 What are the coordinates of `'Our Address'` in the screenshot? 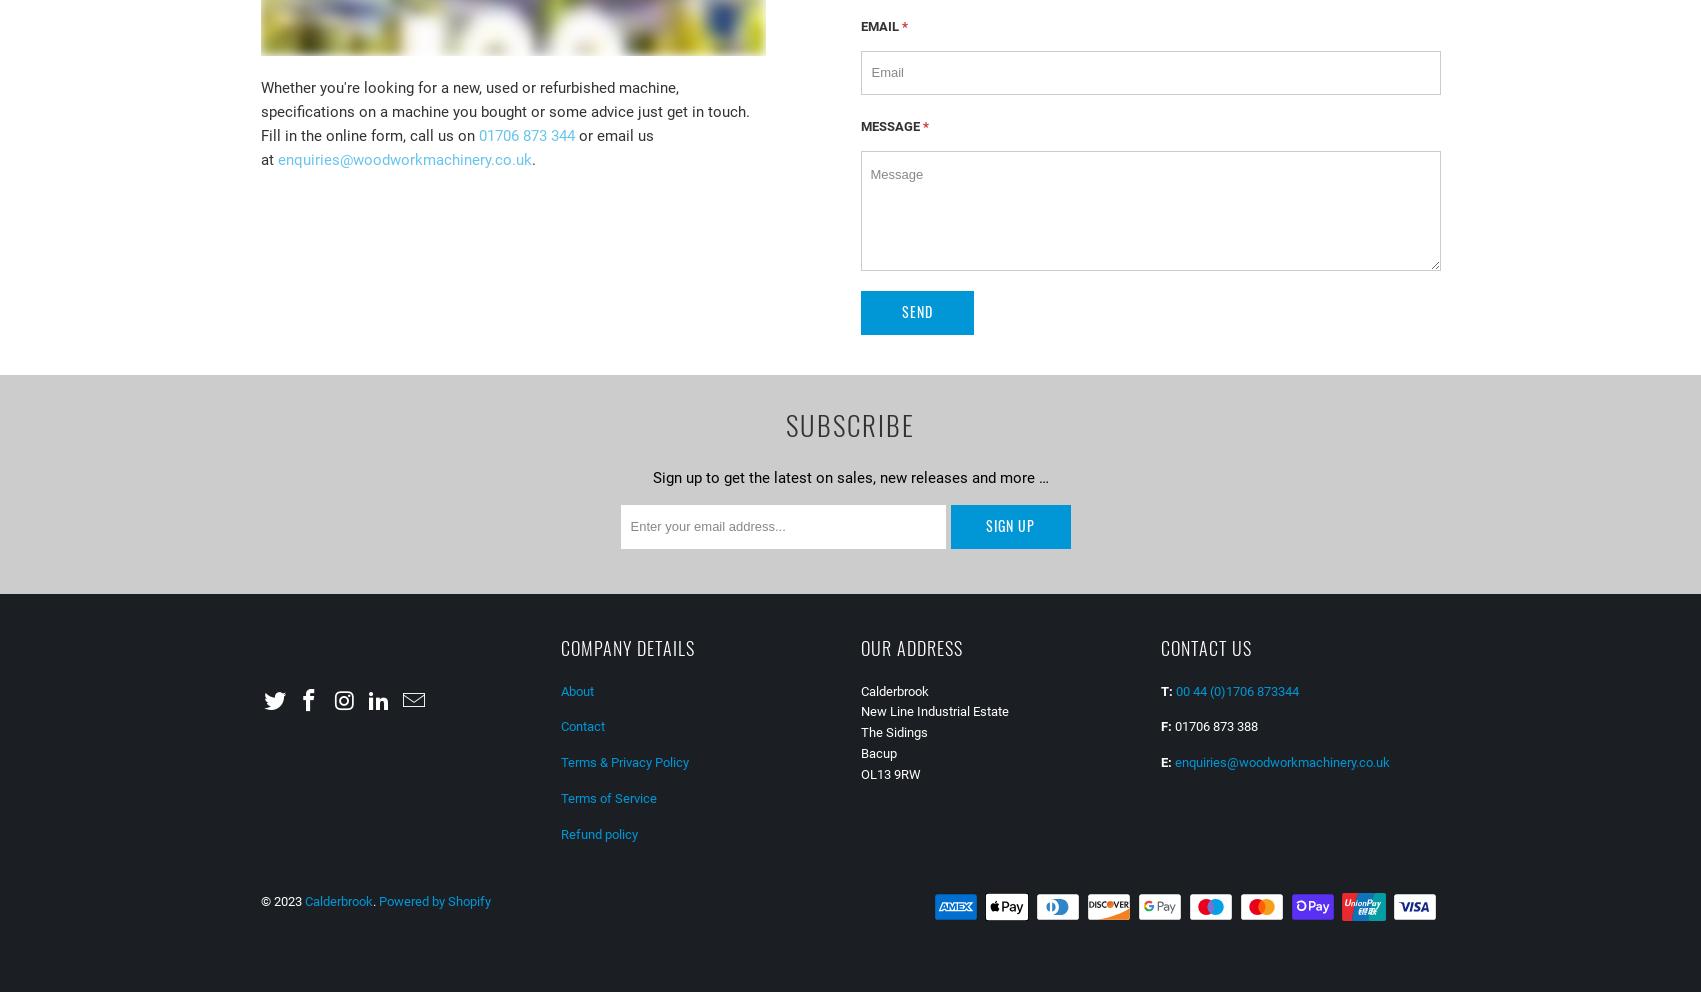 It's located at (910, 646).